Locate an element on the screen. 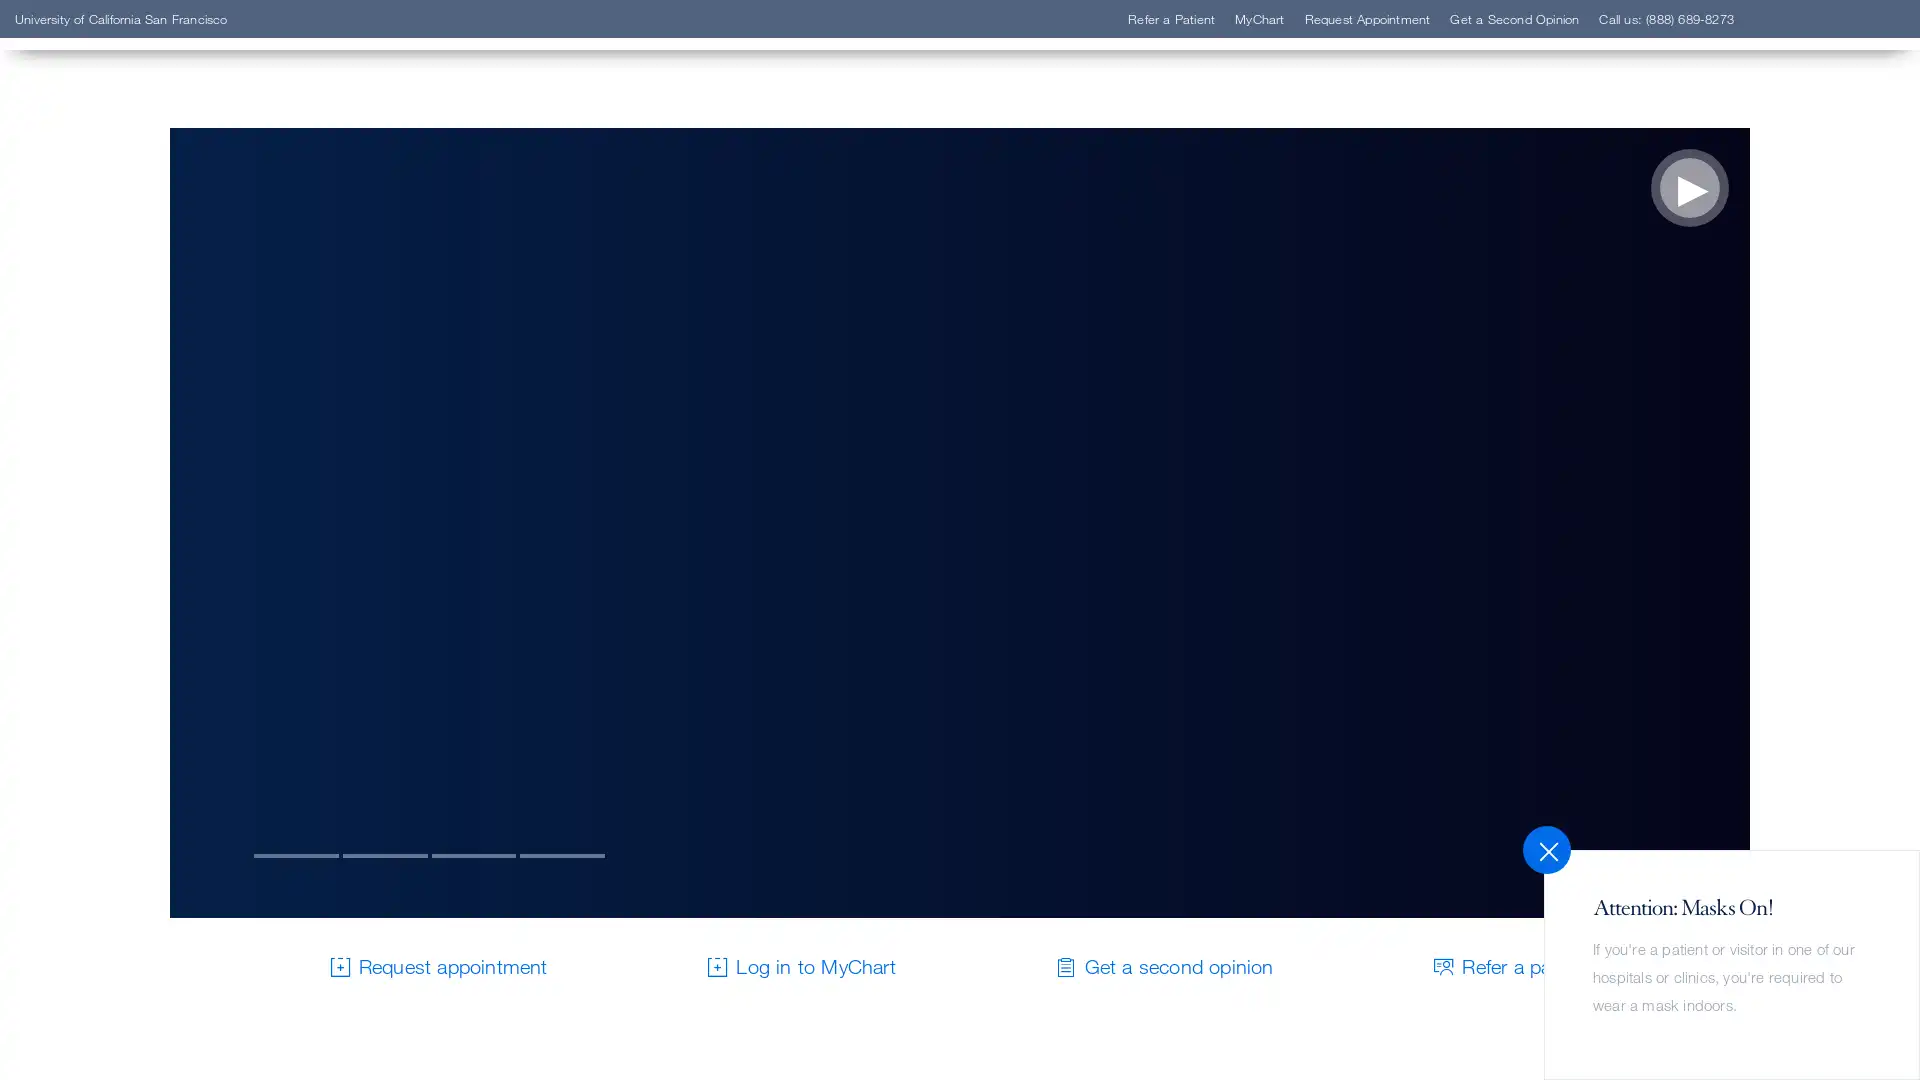 This screenshot has width=1920, height=1080. search is located at coordinates (1205, 132).